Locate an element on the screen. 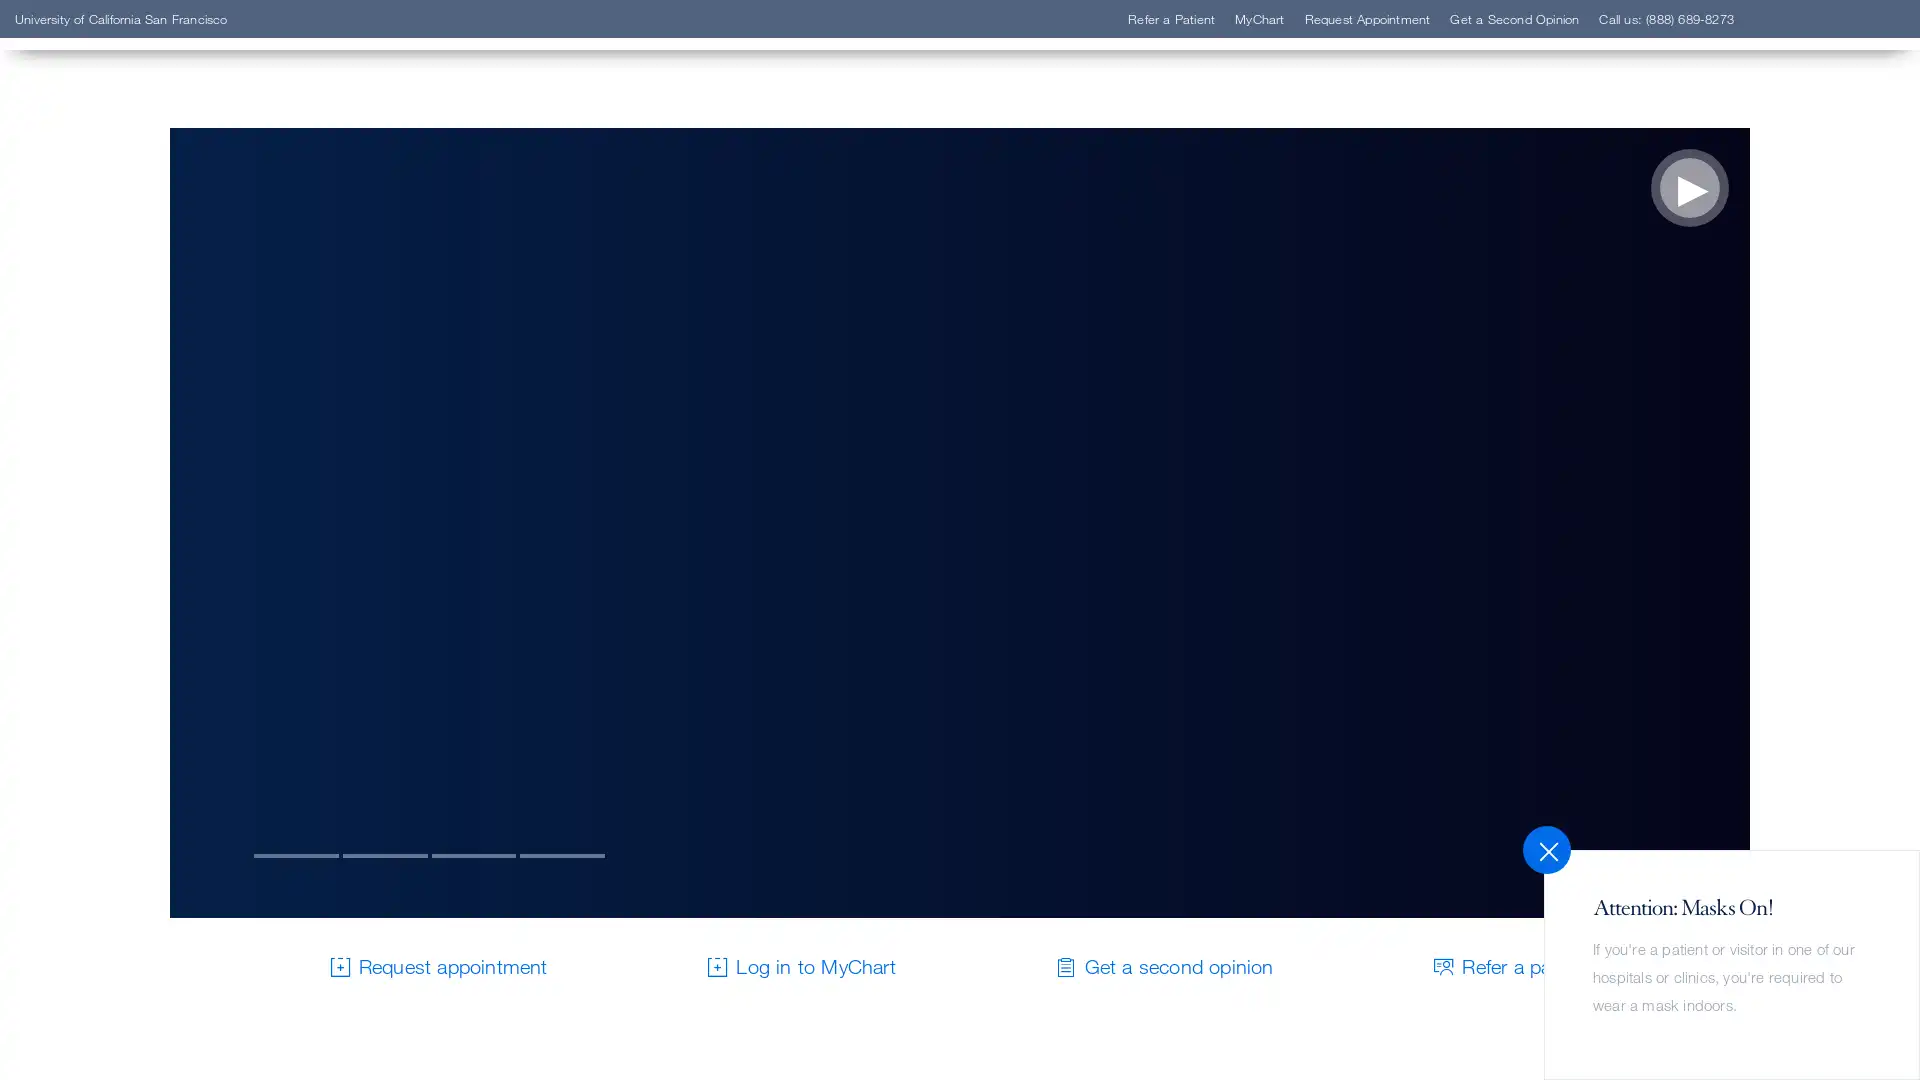 This screenshot has width=1920, height=1080. search is located at coordinates (1205, 132).